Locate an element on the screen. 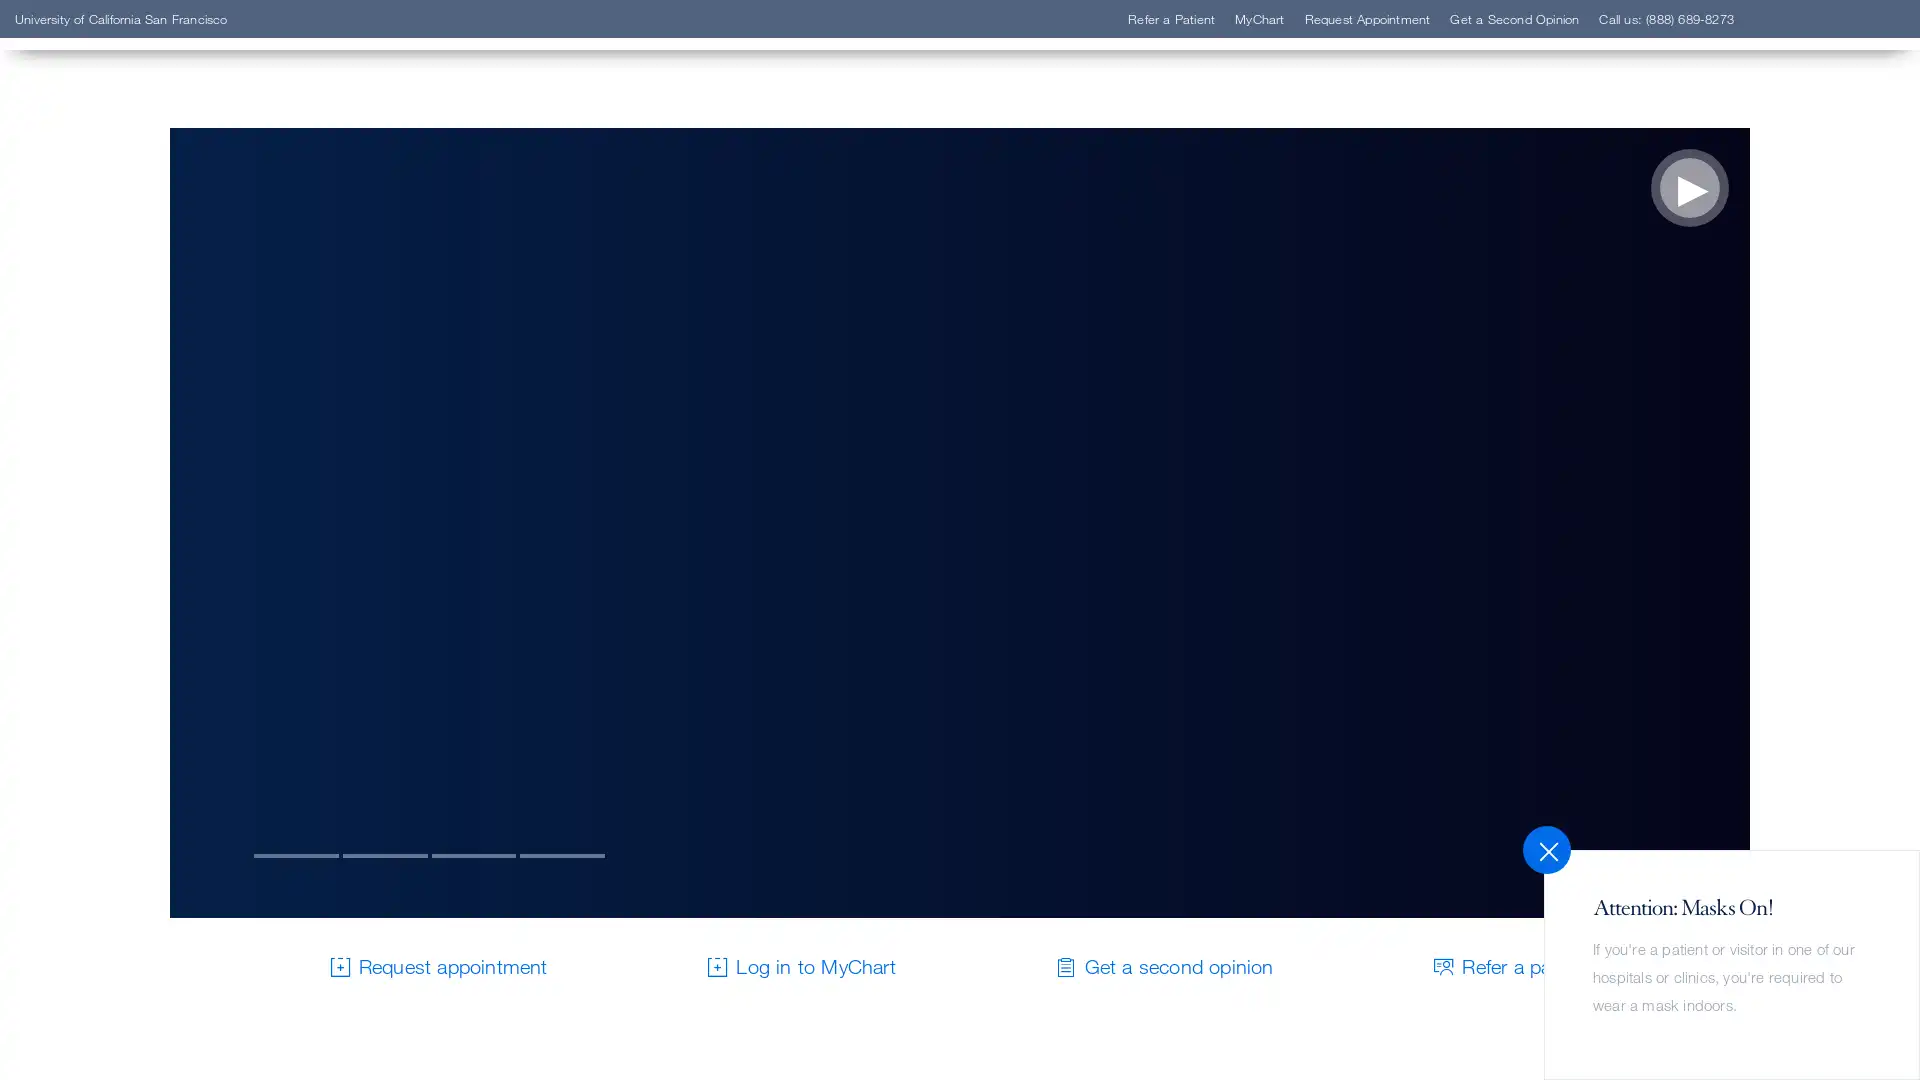 This screenshot has width=1920, height=1080. search is located at coordinates (1205, 132).